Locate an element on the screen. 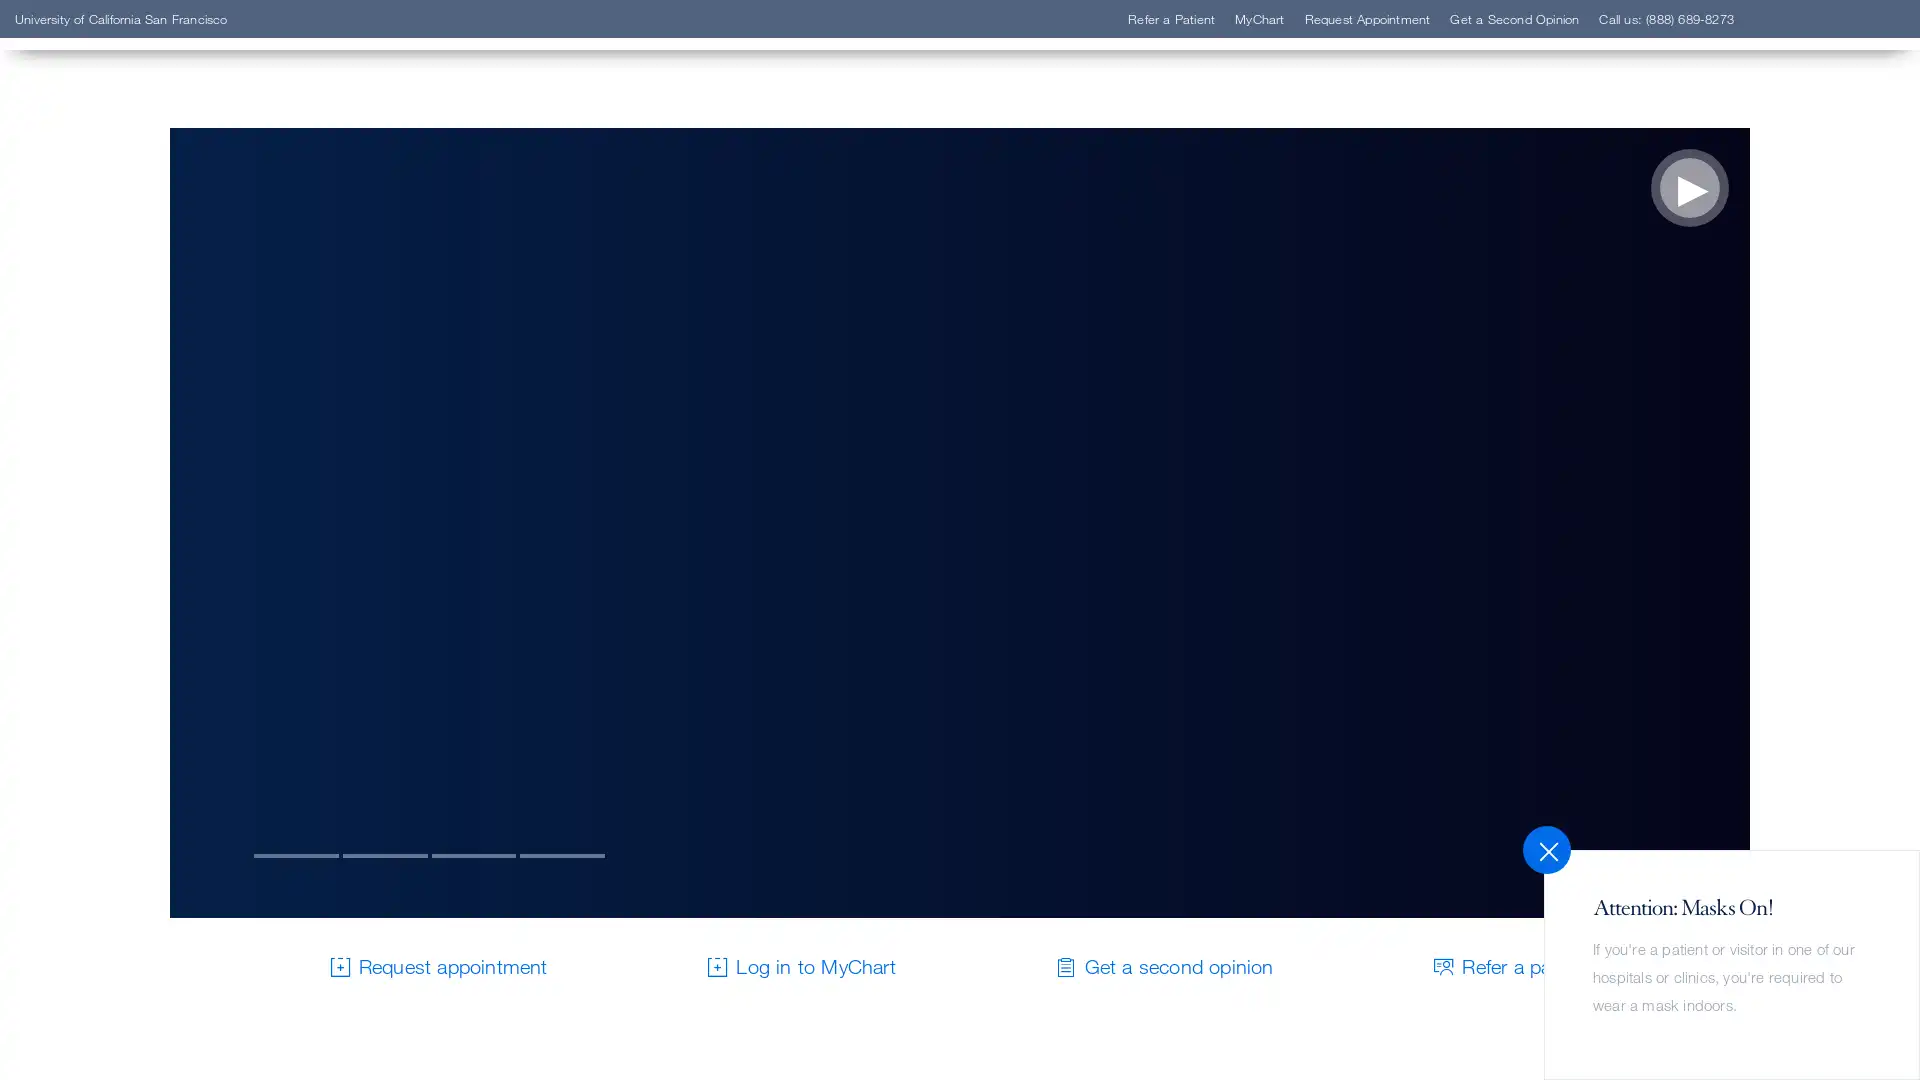 This screenshot has width=1920, height=1080. search is located at coordinates (1205, 132).